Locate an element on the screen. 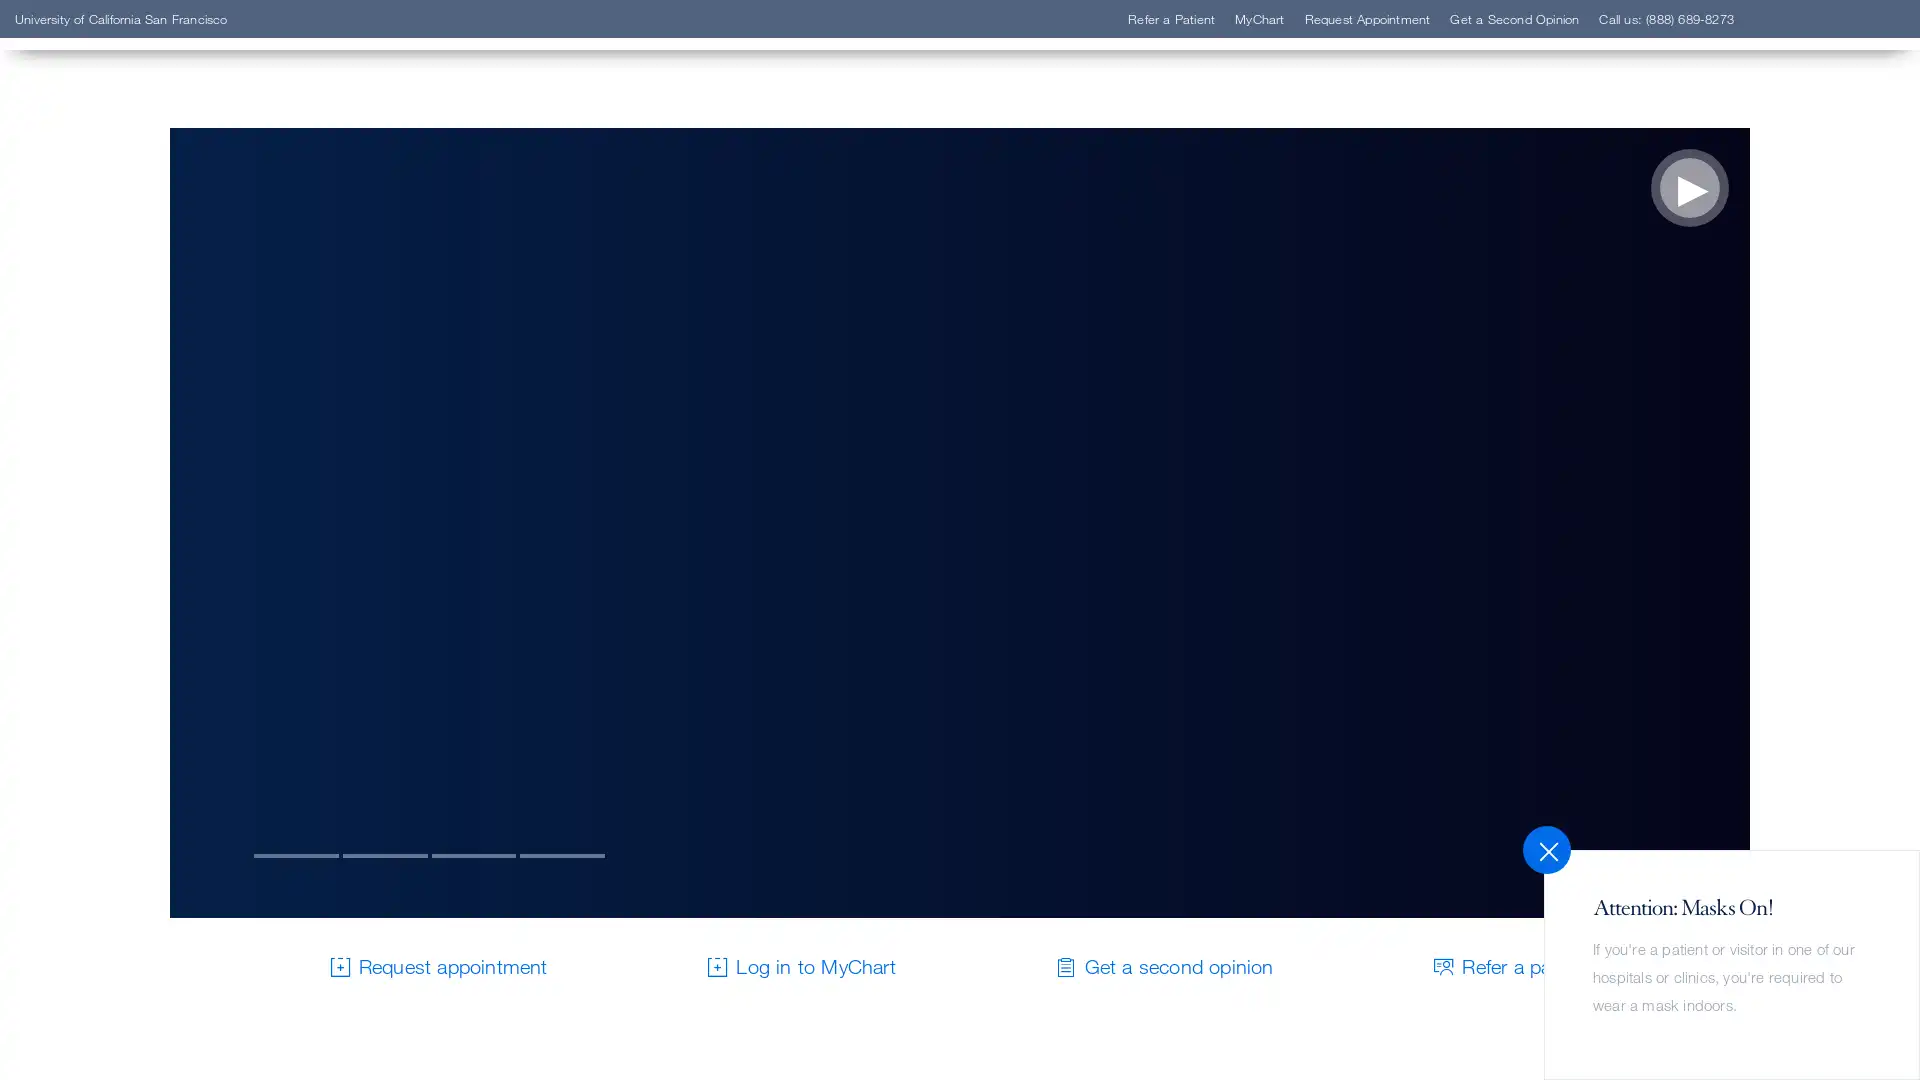 This screenshot has width=1920, height=1080. search is located at coordinates (1205, 132).